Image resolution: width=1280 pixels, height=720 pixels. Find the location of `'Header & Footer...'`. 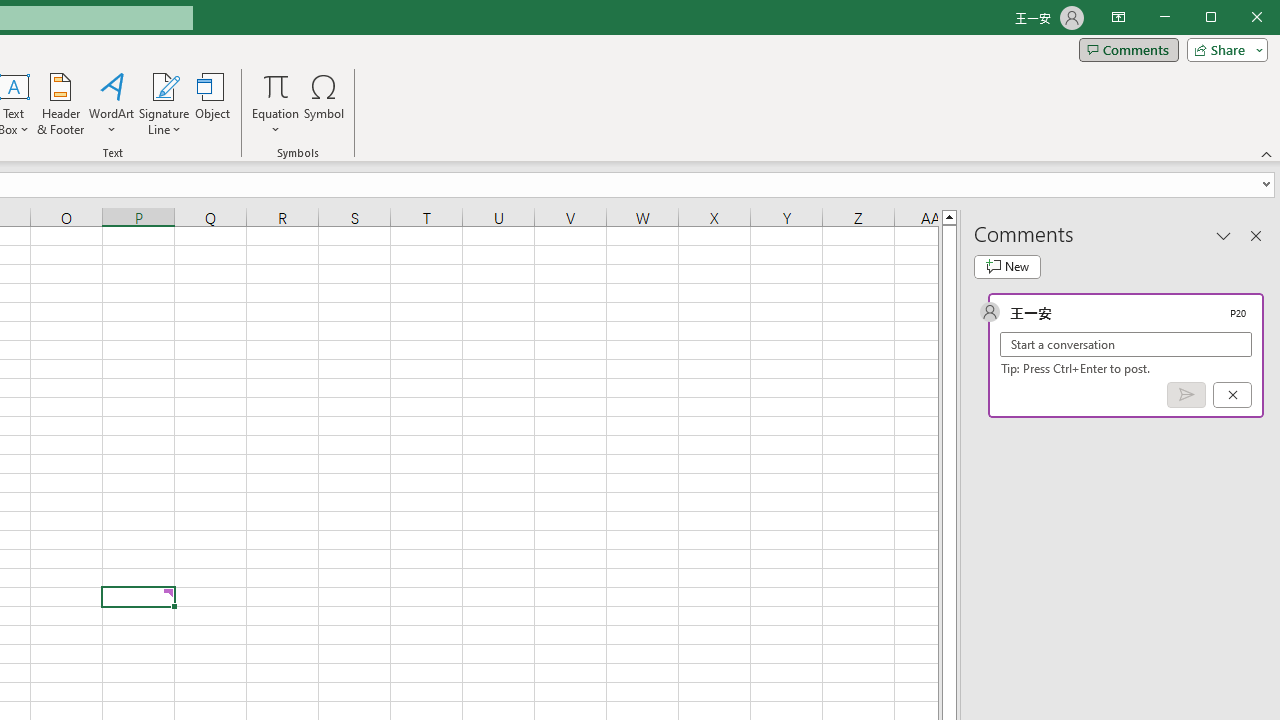

'Header & Footer...' is located at coordinates (60, 104).